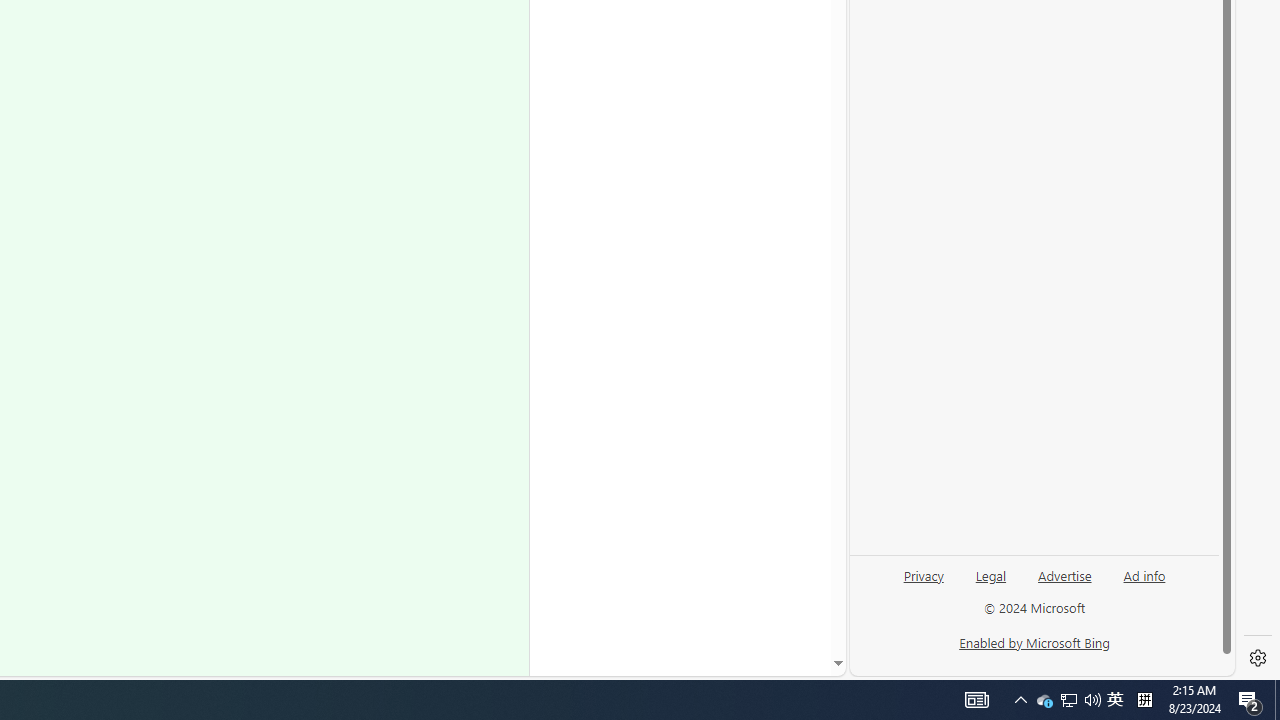 Image resolution: width=1280 pixels, height=720 pixels. What do you see at coordinates (922, 583) in the screenshot?
I see `'Privacy'` at bounding box center [922, 583].